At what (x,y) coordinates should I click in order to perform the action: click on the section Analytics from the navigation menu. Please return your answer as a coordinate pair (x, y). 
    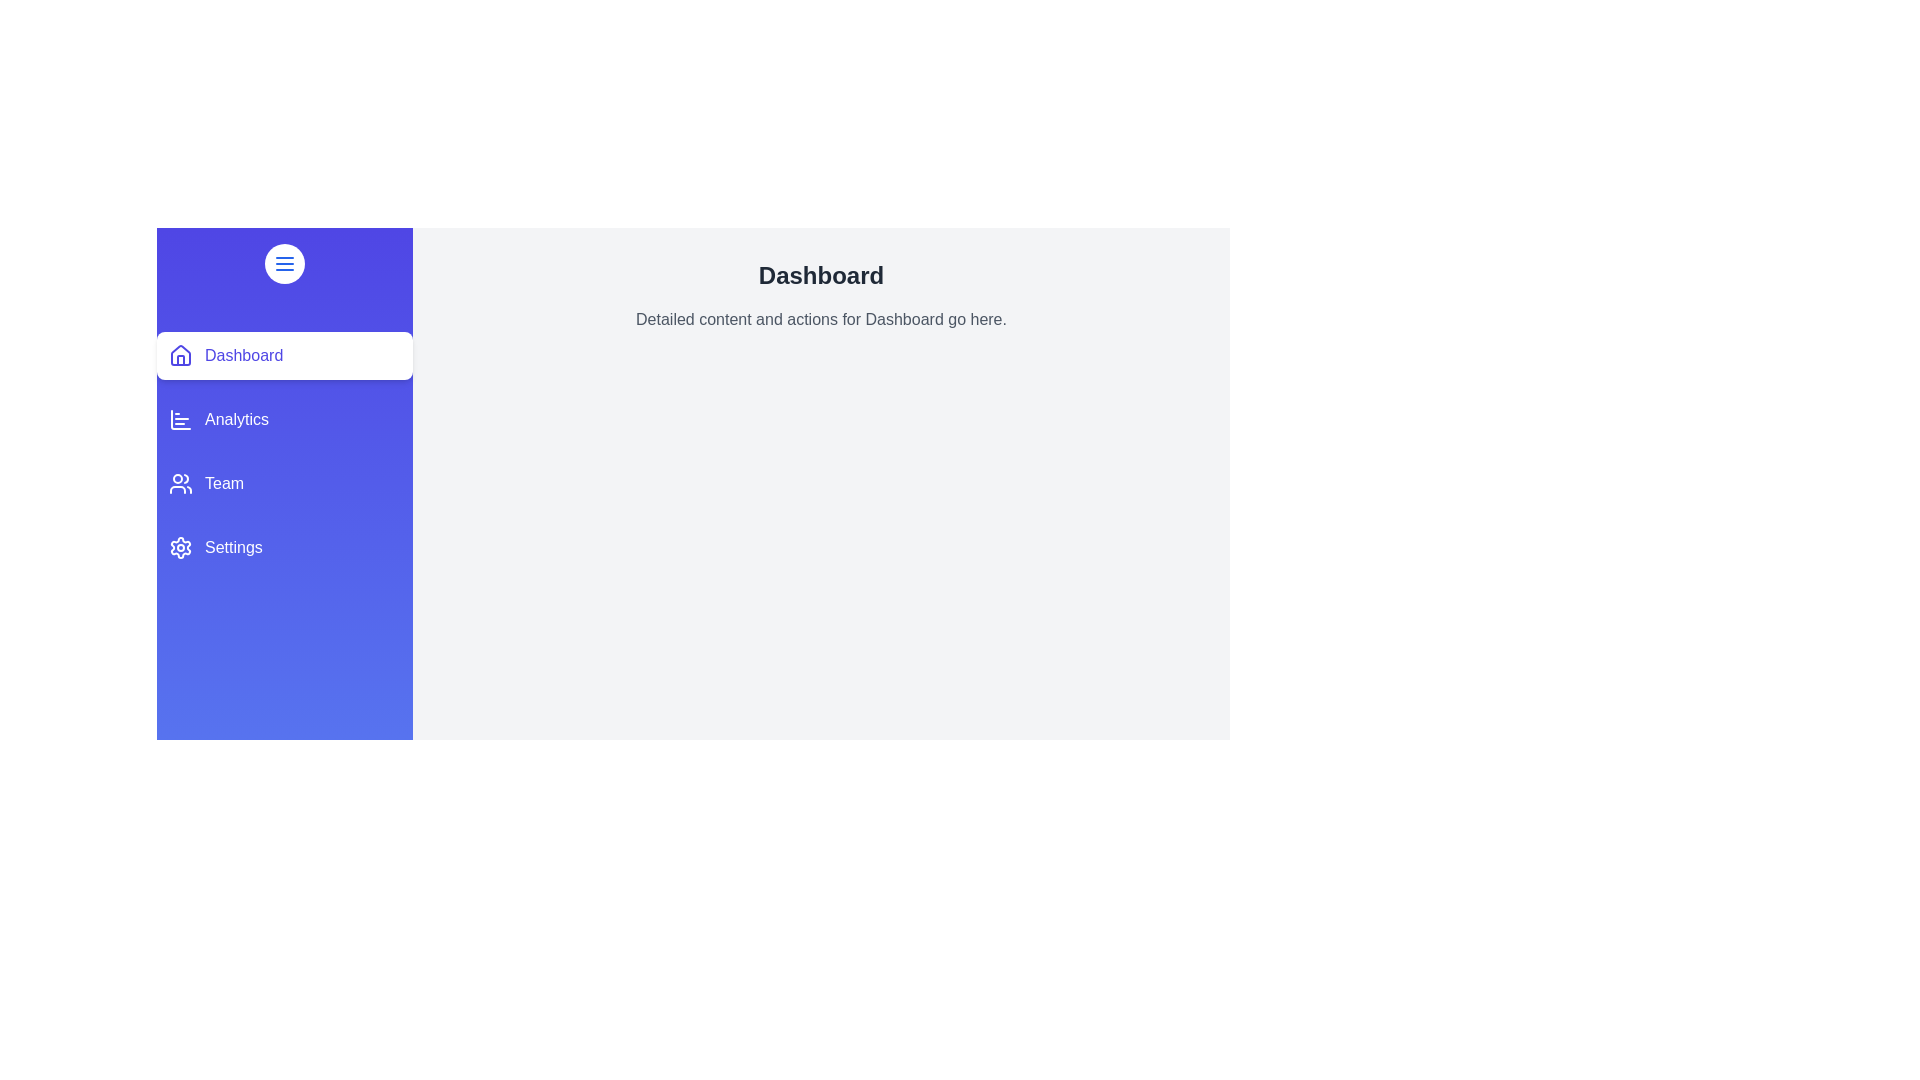
    Looking at the image, I should click on (283, 419).